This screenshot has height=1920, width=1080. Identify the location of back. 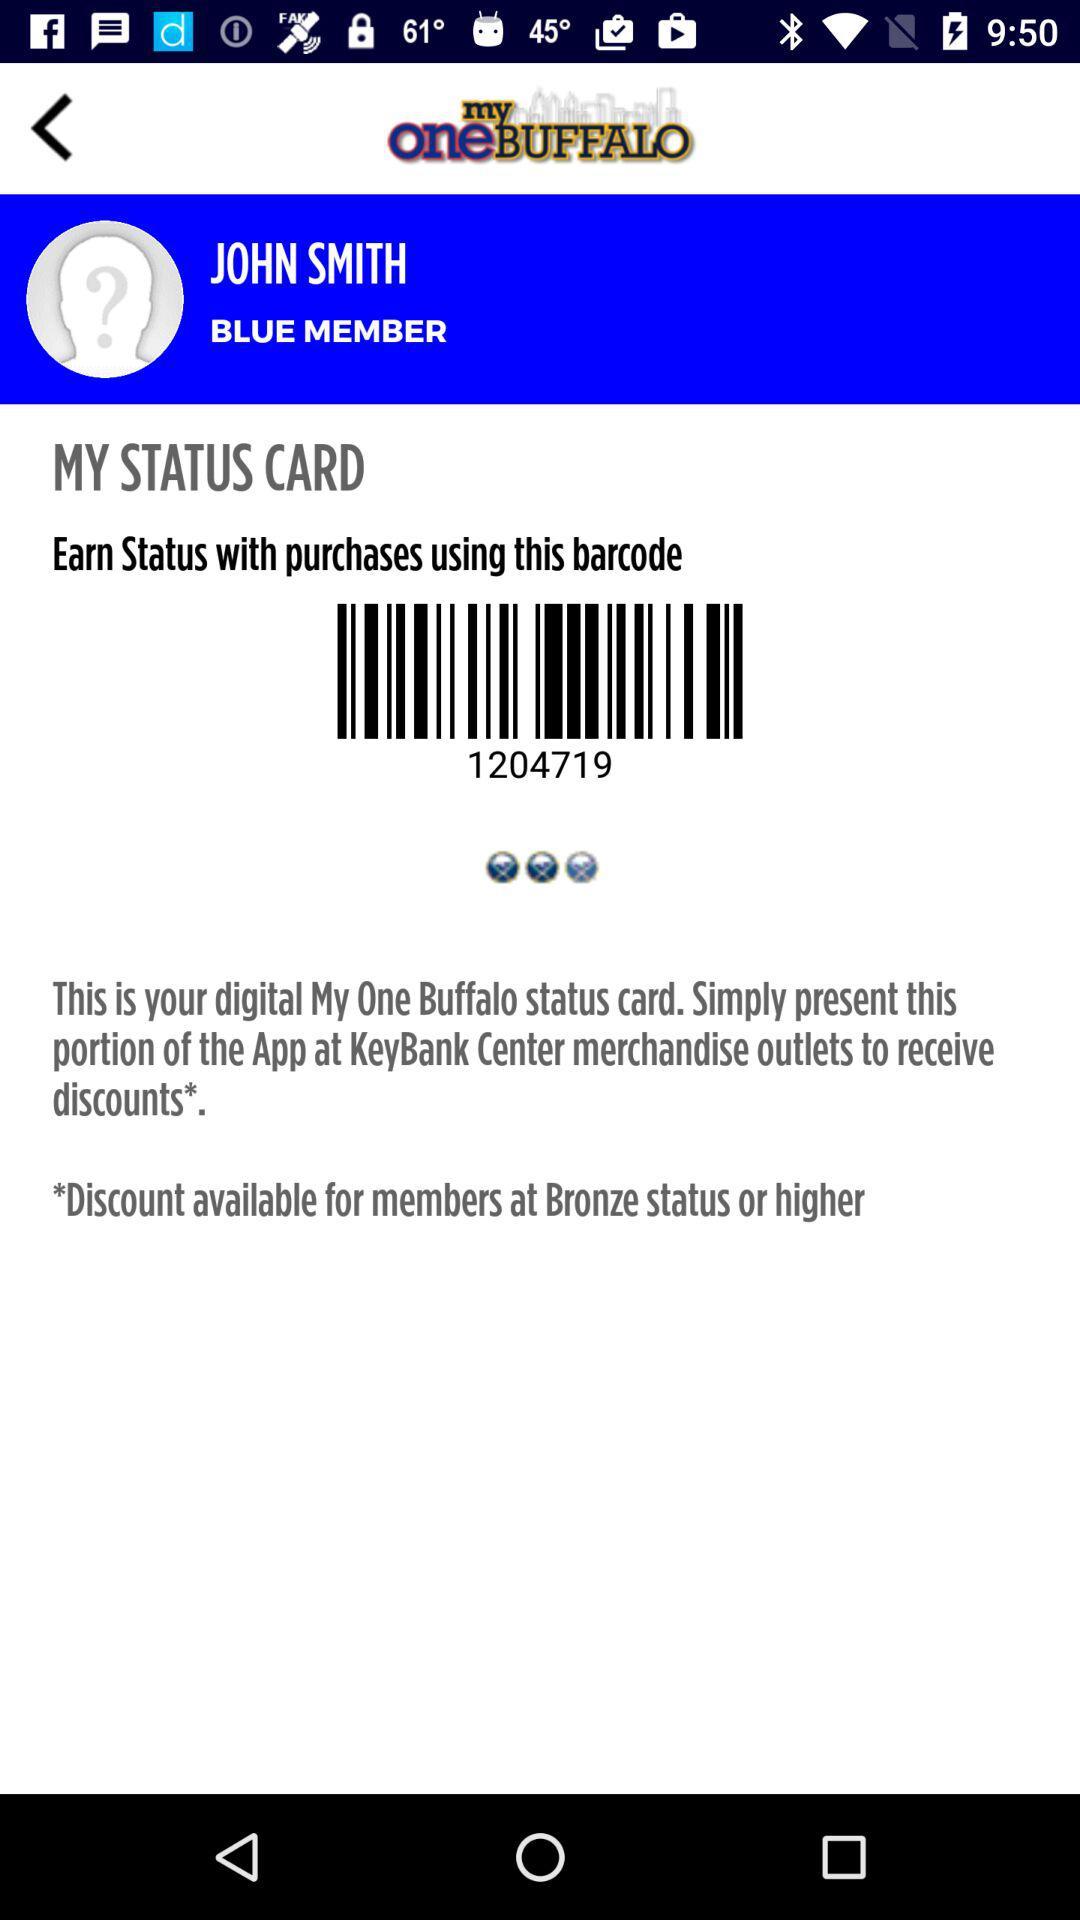
(51, 127).